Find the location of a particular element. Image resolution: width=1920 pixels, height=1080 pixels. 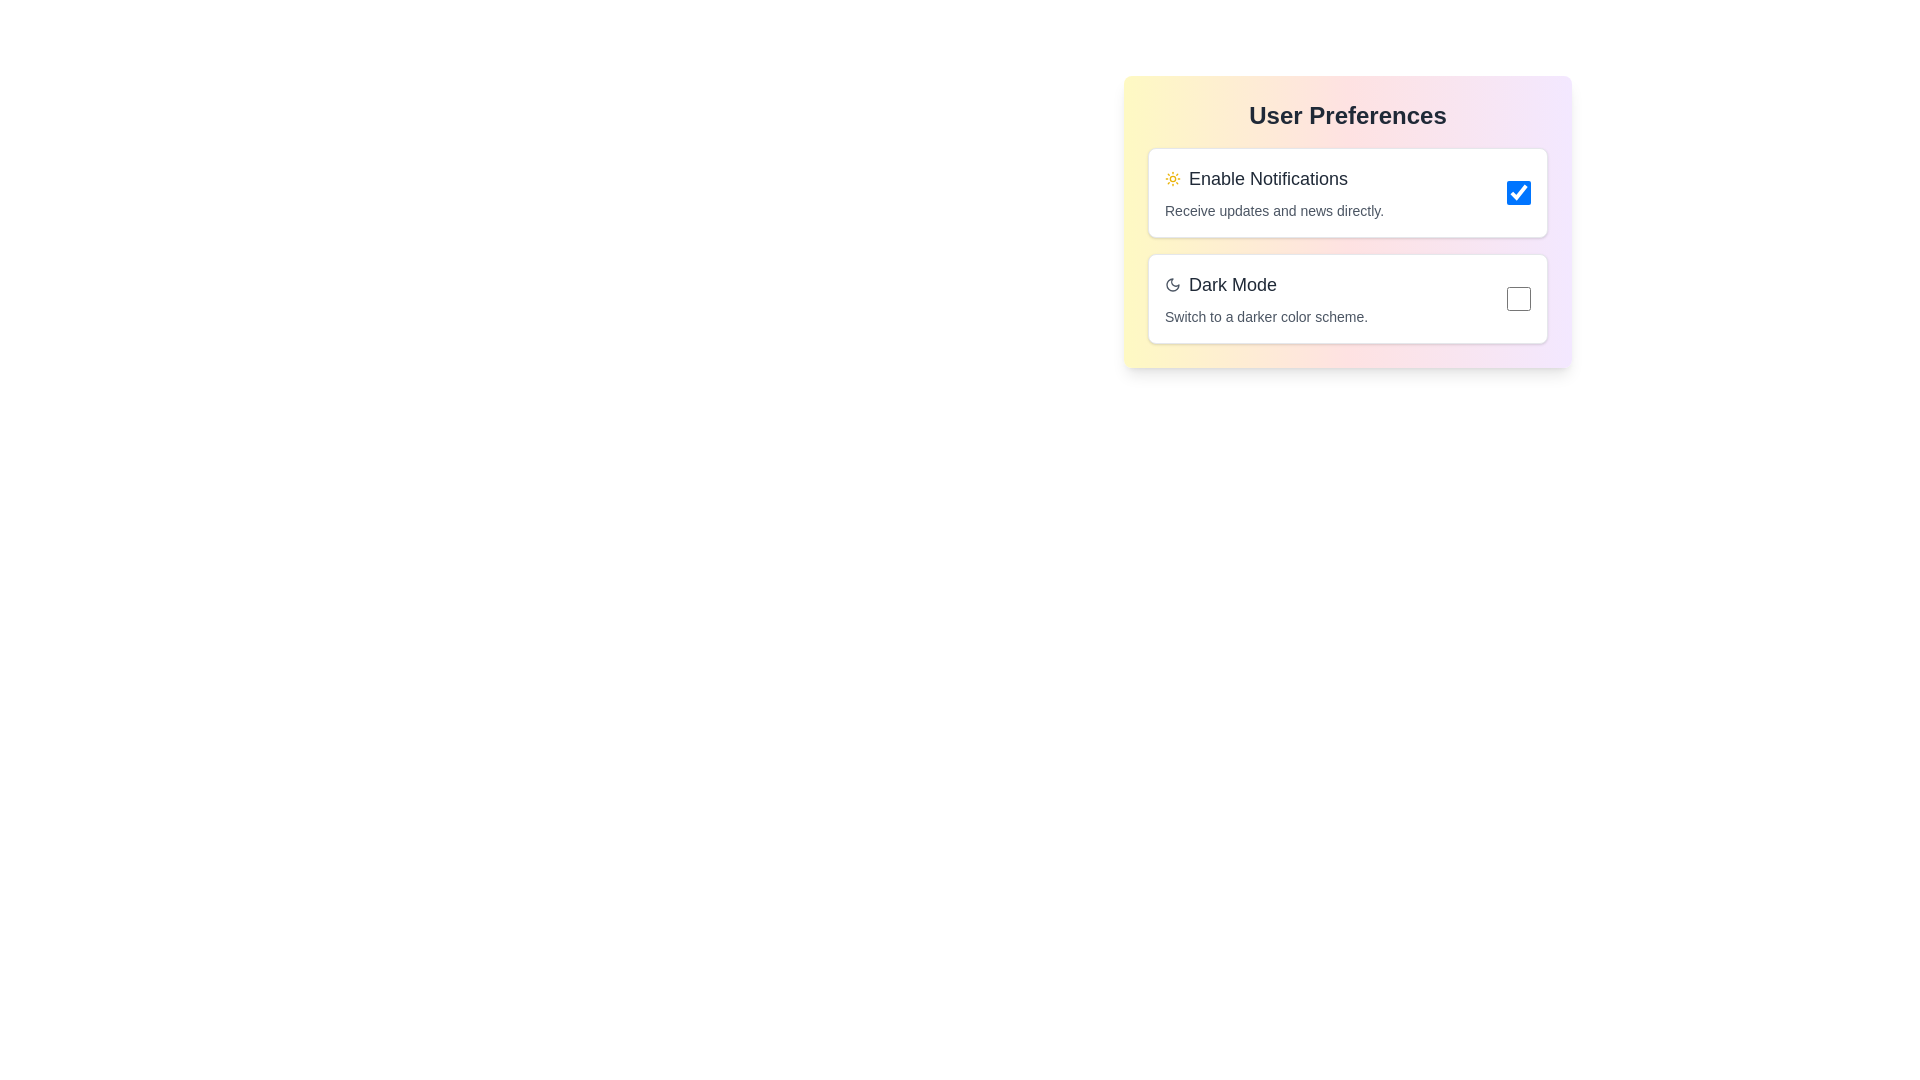

the text element reading 'Receive updates and news directly.' which is located beneath the title 'Enable Notifications' is located at coordinates (1273, 211).